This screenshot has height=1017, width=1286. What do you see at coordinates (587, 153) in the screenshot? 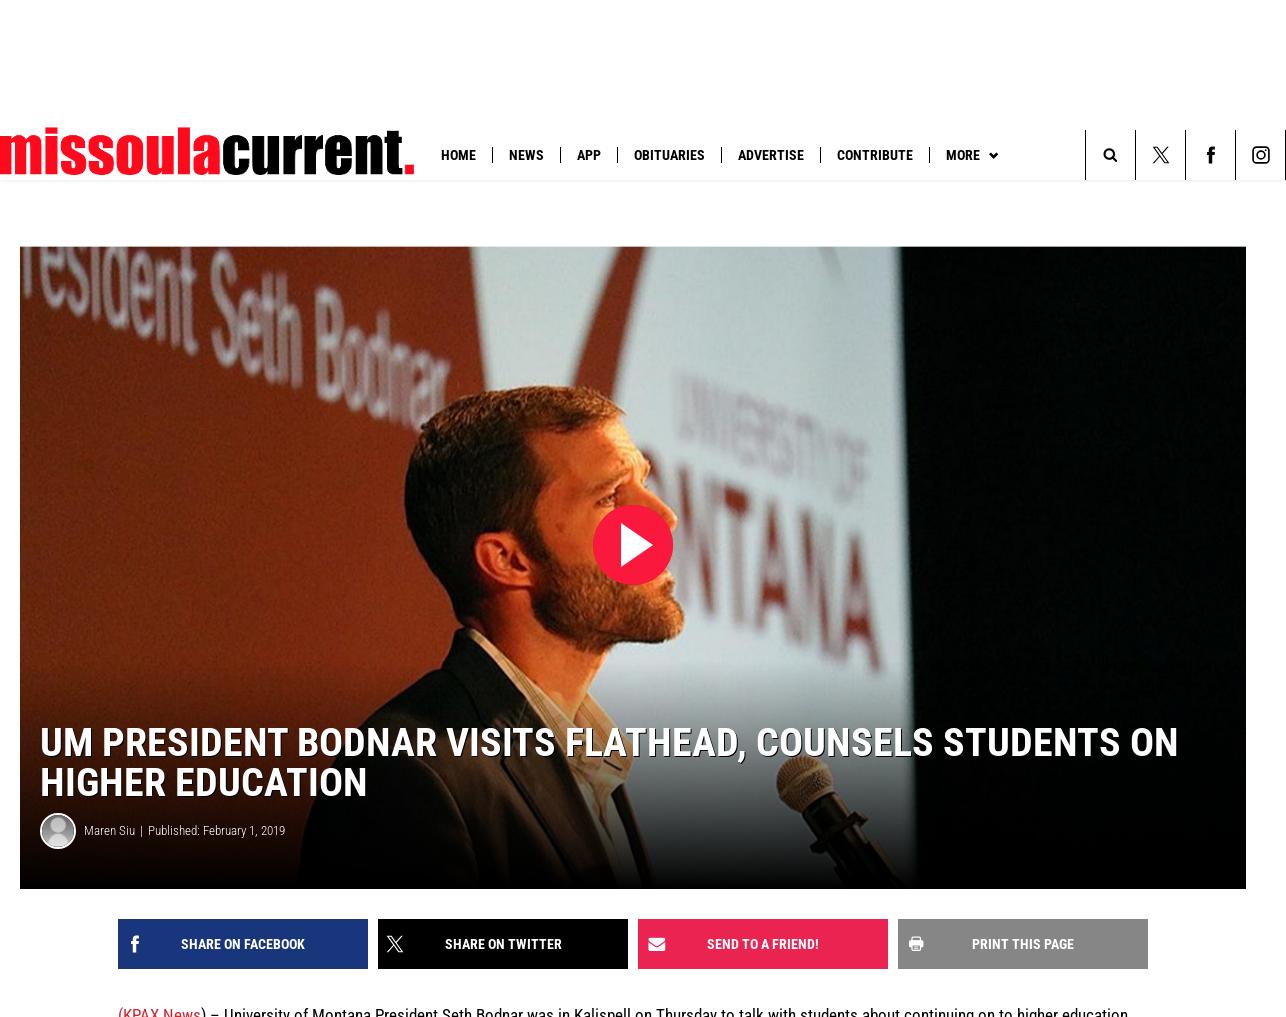
I see `'App'` at bounding box center [587, 153].